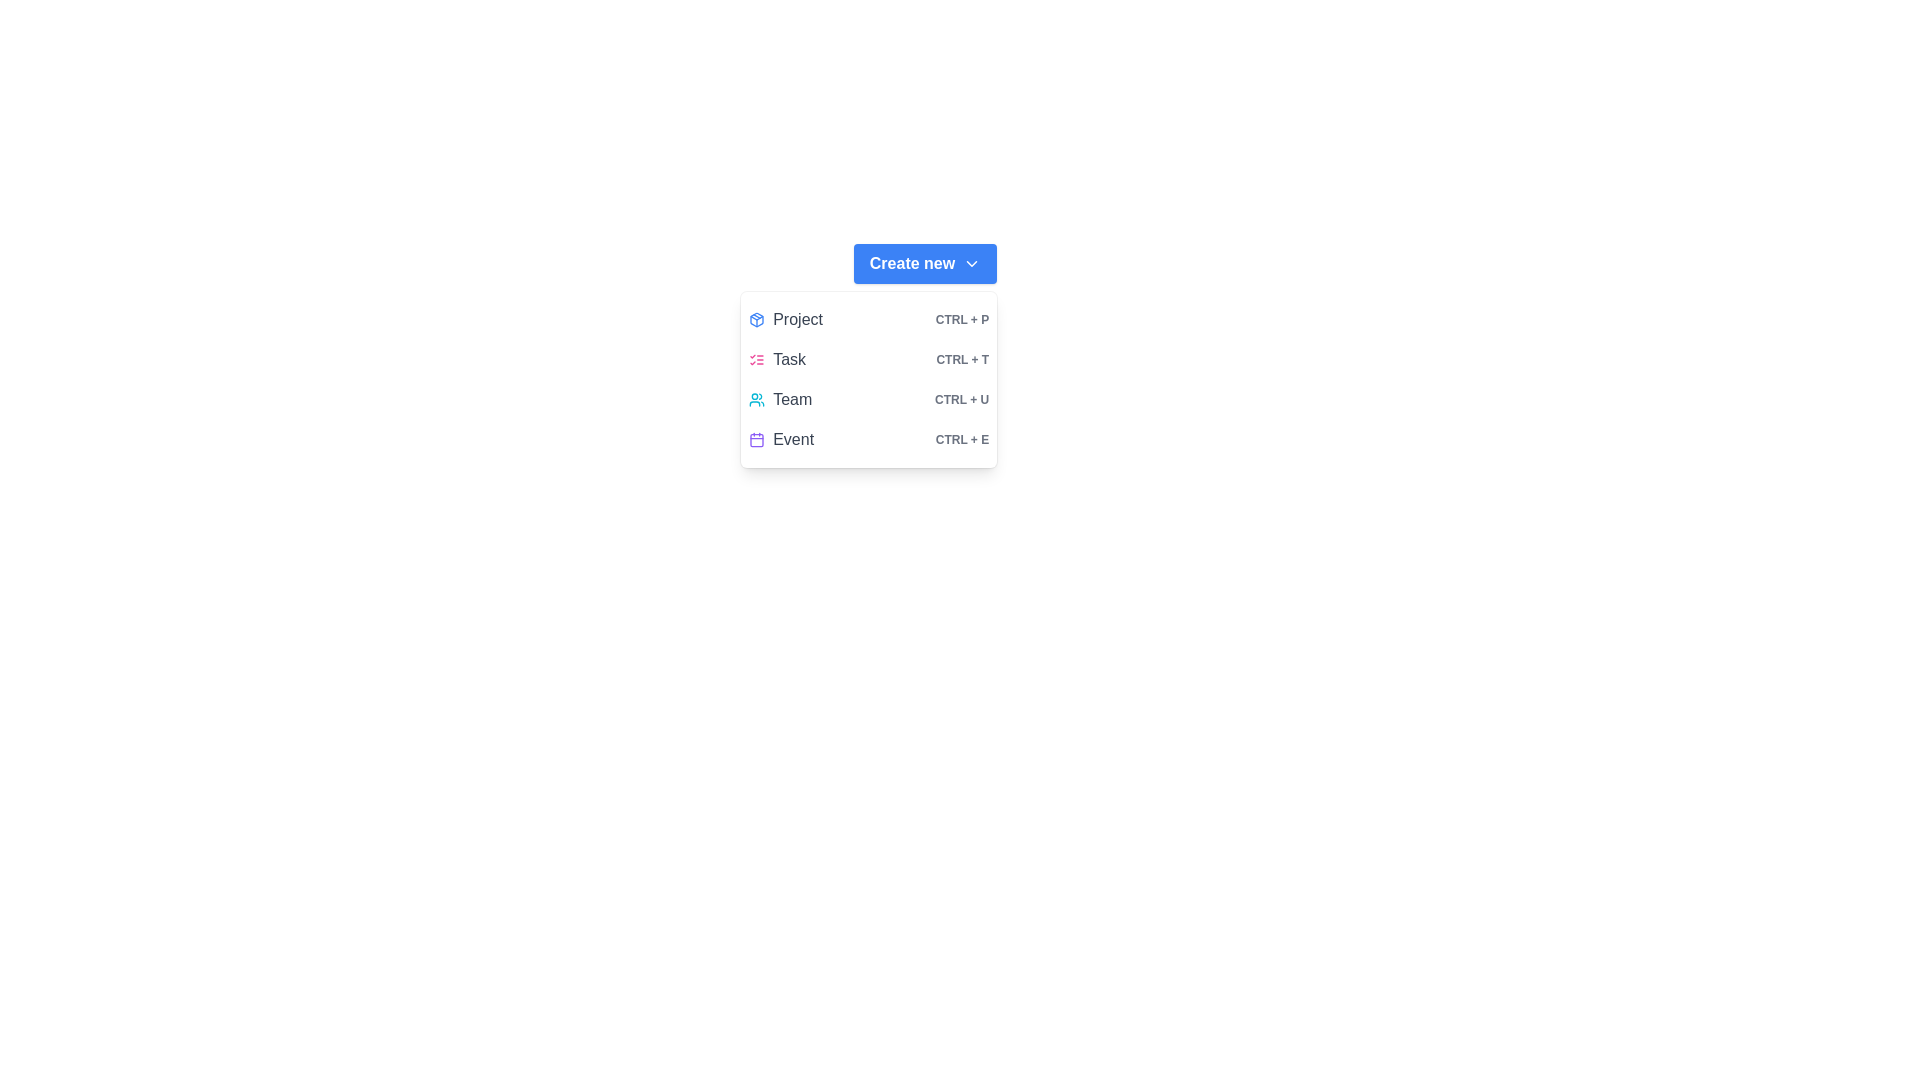 This screenshot has width=1920, height=1080. Describe the element at coordinates (756, 438) in the screenshot. I see `the calendar icon with a violet-colored outline in the 'Create new' dropdown menu, located to the left of the text 'Event' and the shortcut 'Ctrl + E'` at that location.